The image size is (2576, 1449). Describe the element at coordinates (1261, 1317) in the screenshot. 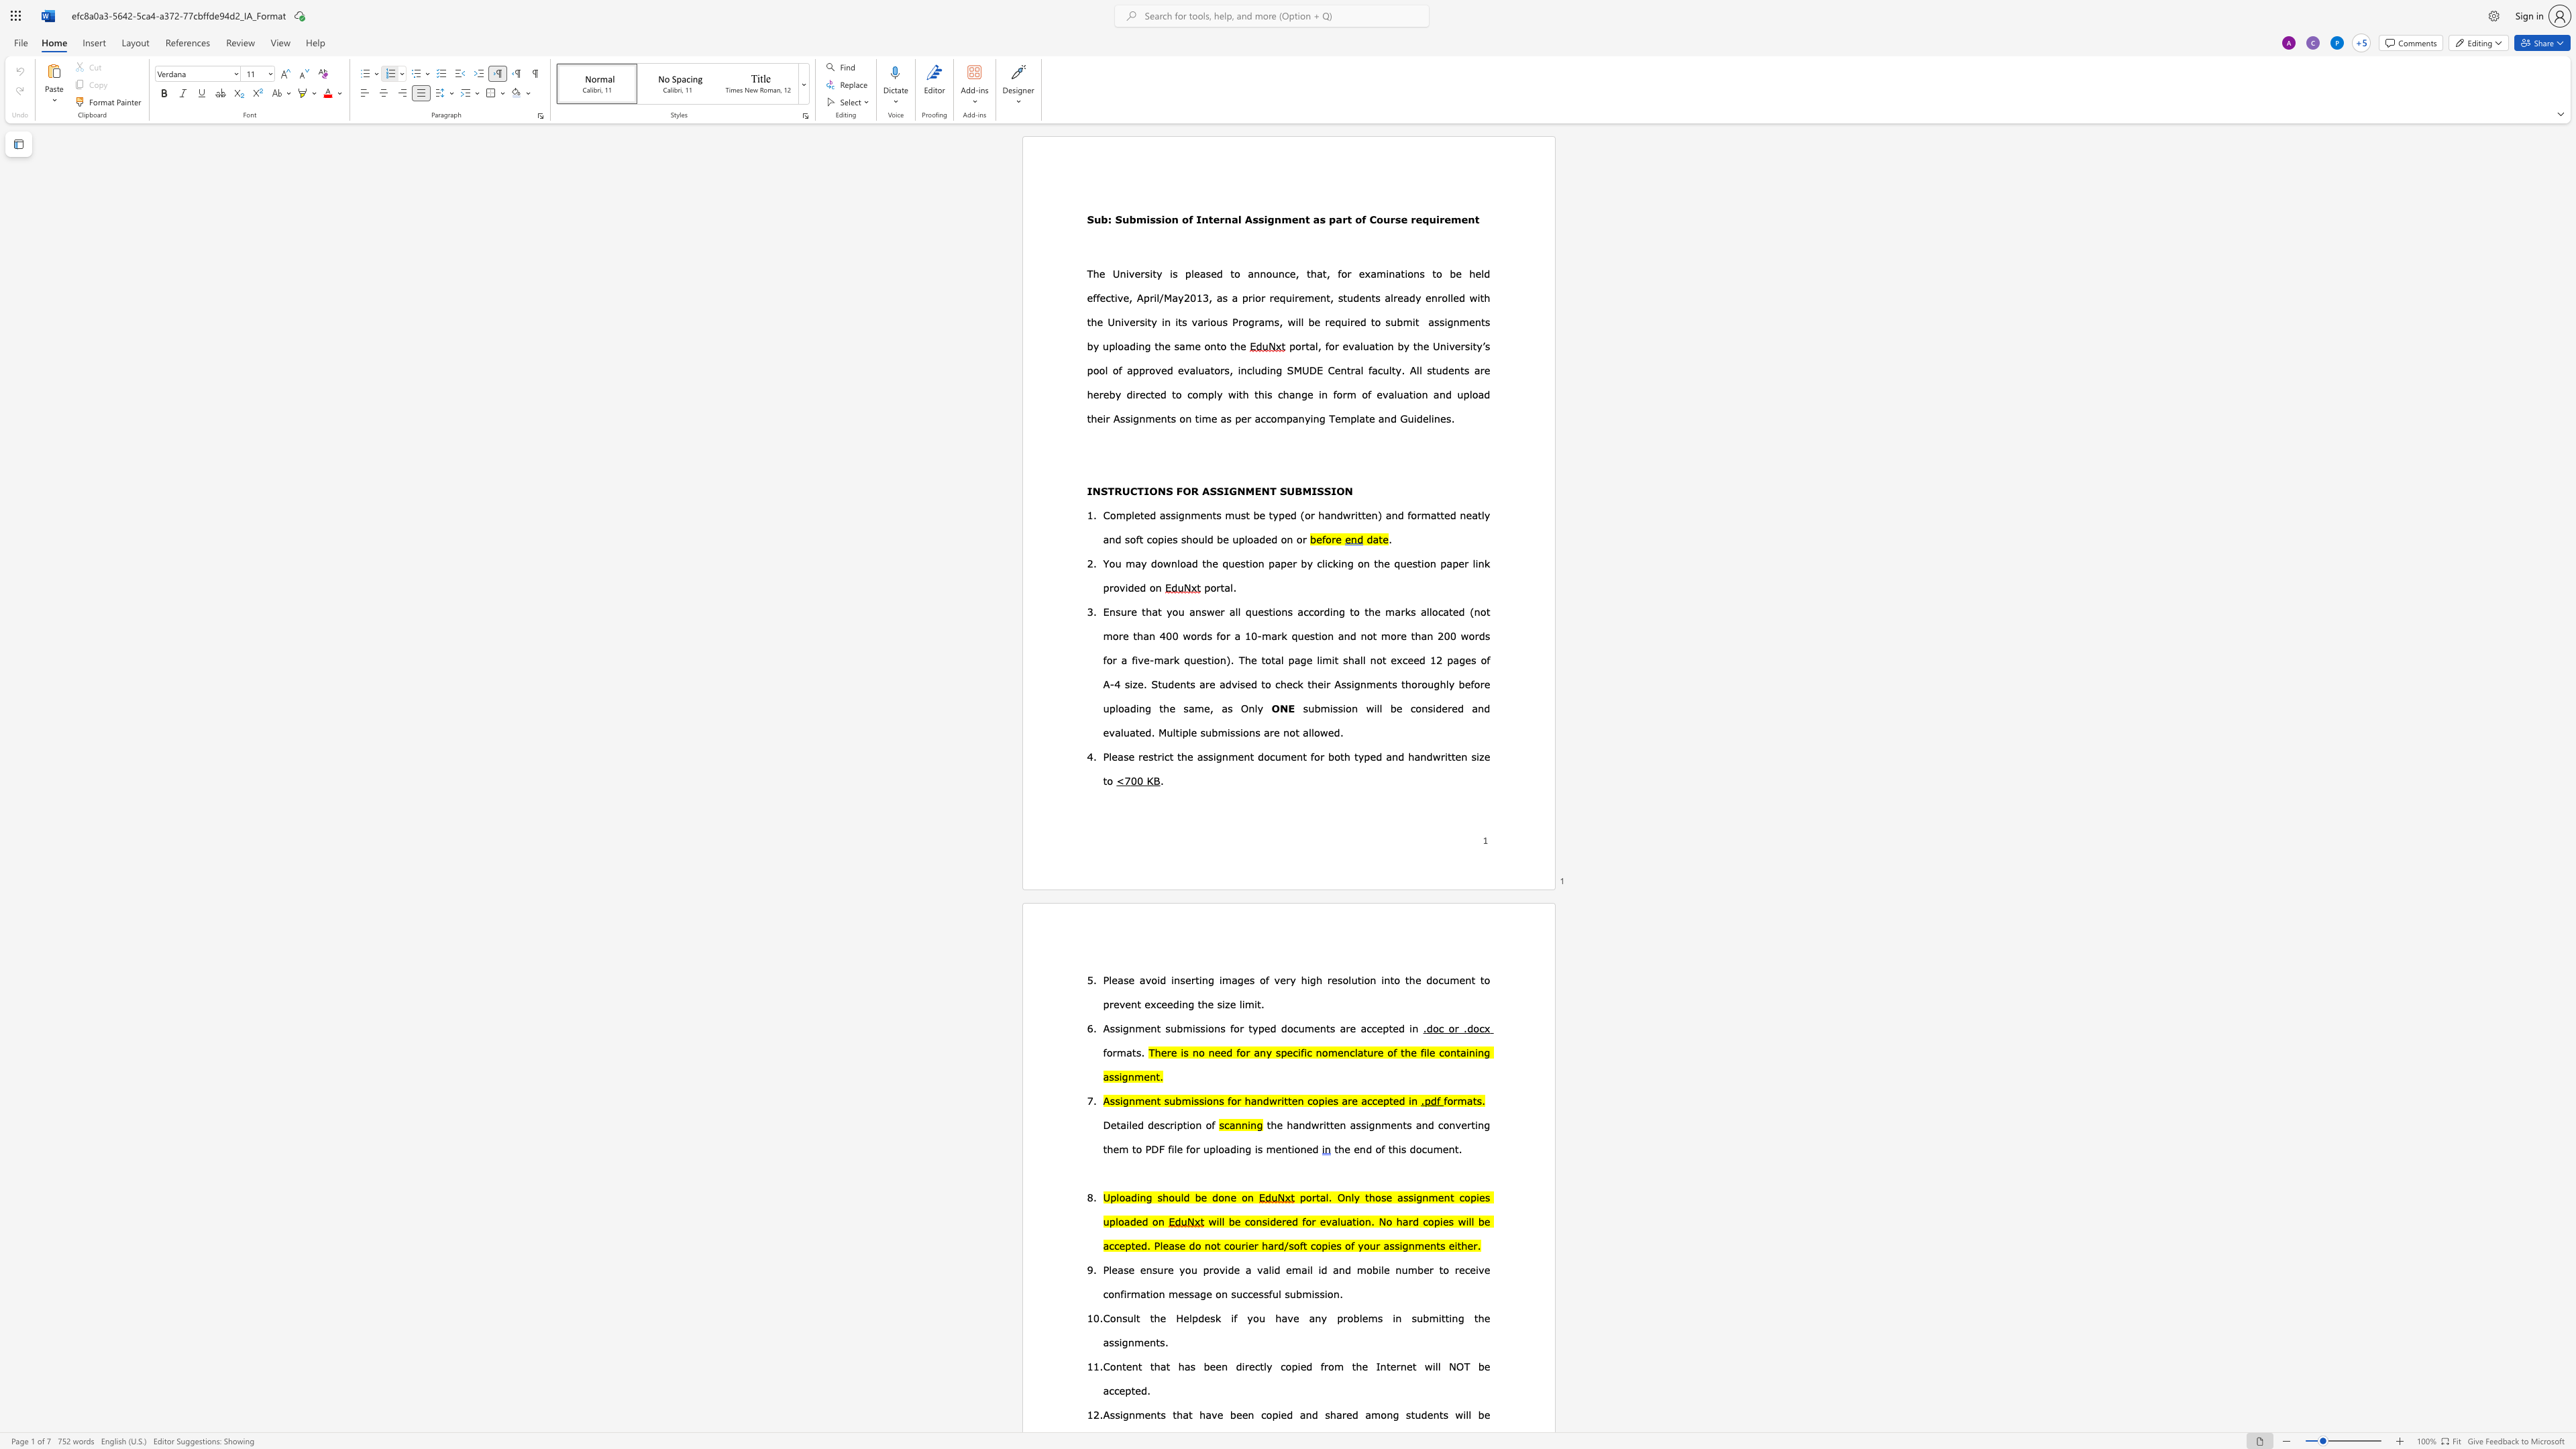

I see `the 2th character "u" in the text` at that location.